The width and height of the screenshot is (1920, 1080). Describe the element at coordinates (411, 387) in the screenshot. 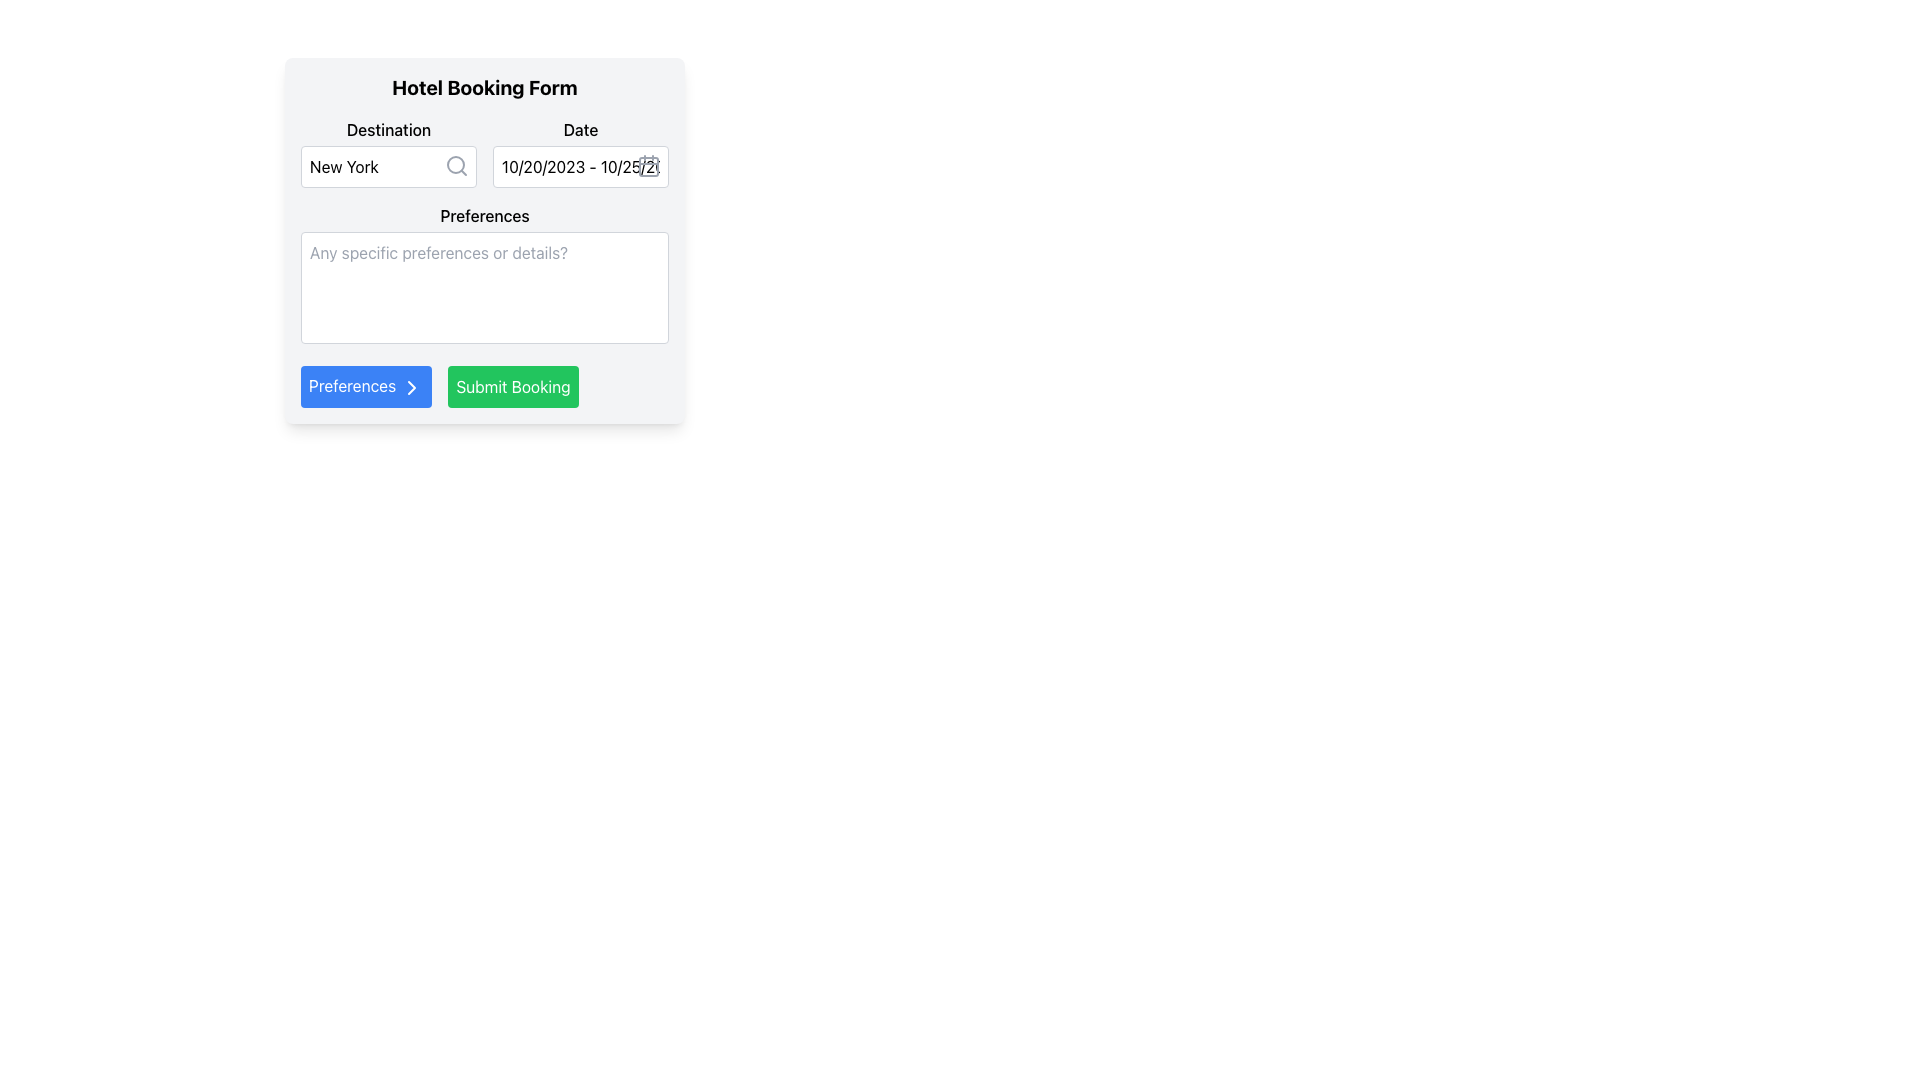

I see `the icon located inside the blue 'Preferences' button to trigger a visual or textual change on hover` at that location.